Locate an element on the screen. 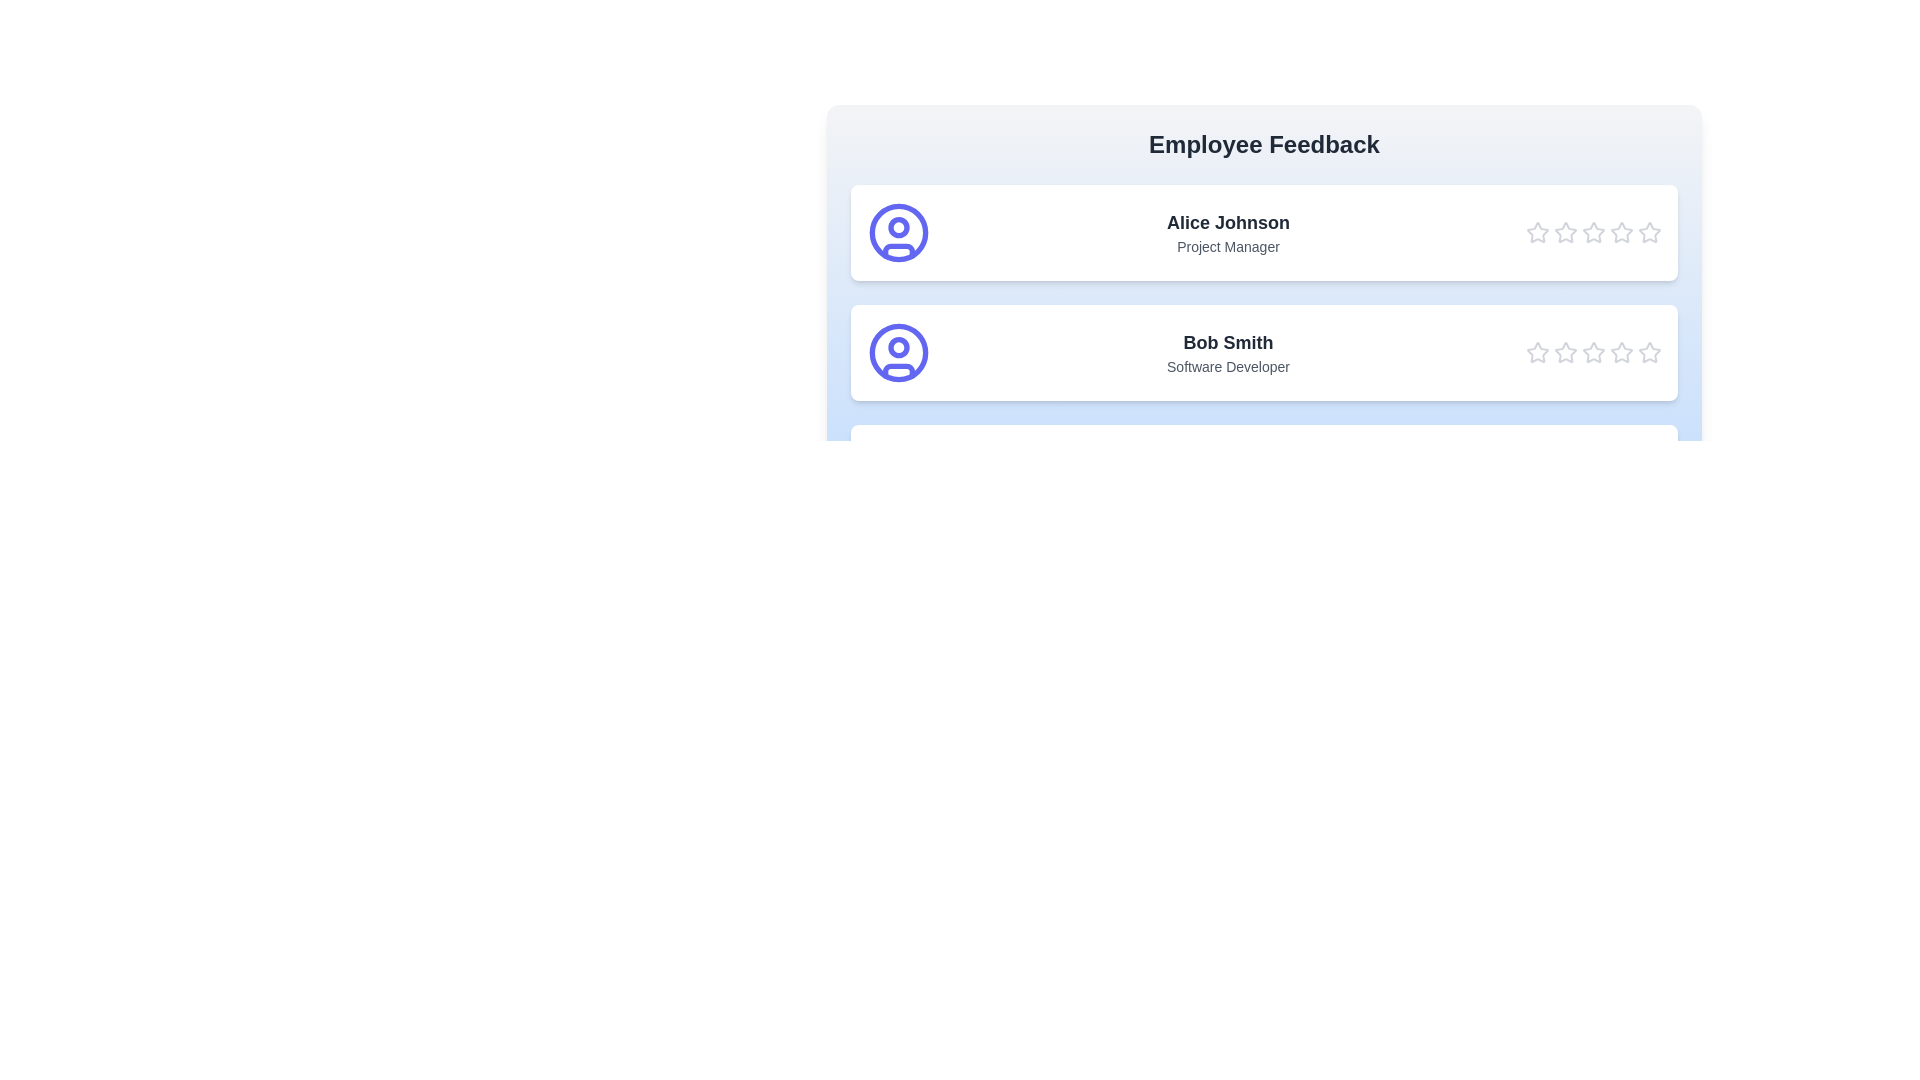  the star corresponding to 3 stars for the employee Bob Smith is located at coordinates (1592, 352).